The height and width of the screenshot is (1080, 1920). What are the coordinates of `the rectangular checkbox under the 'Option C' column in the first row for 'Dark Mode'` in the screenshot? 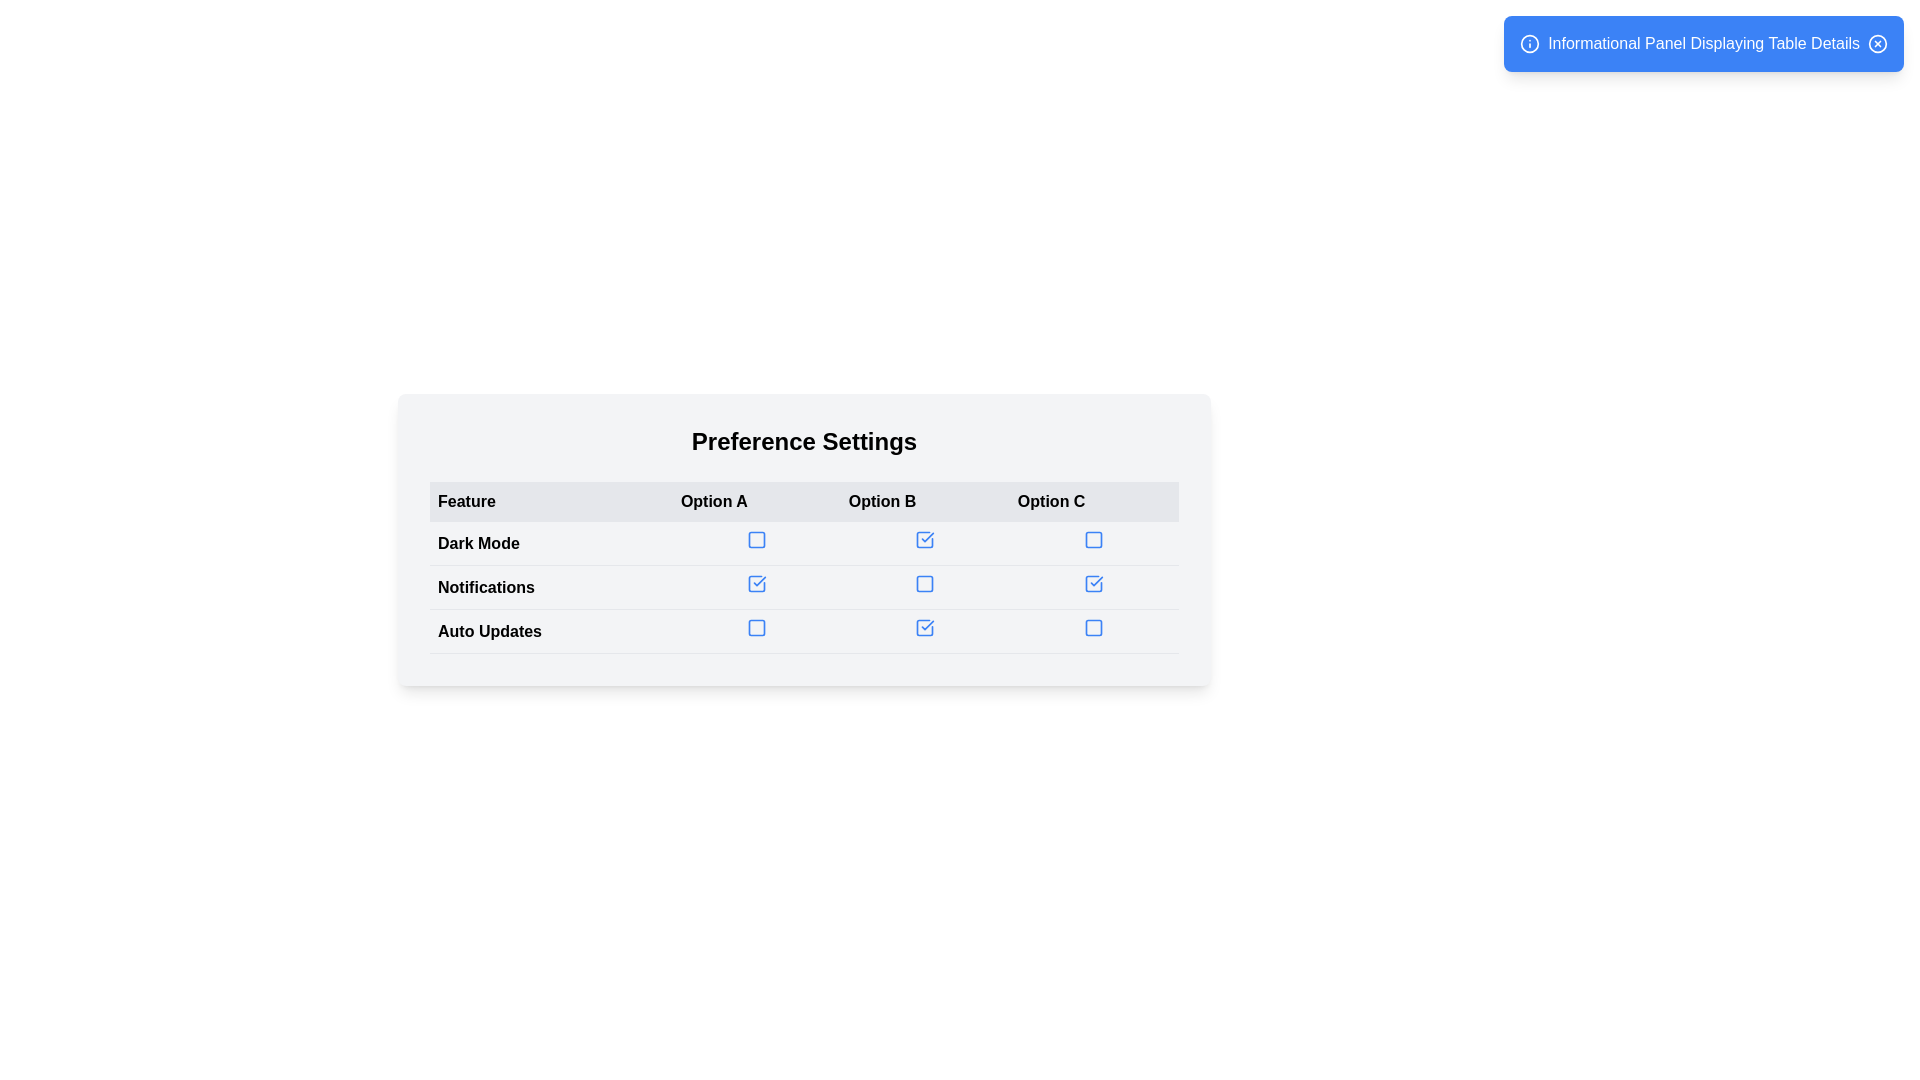 It's located at (1093, 540).